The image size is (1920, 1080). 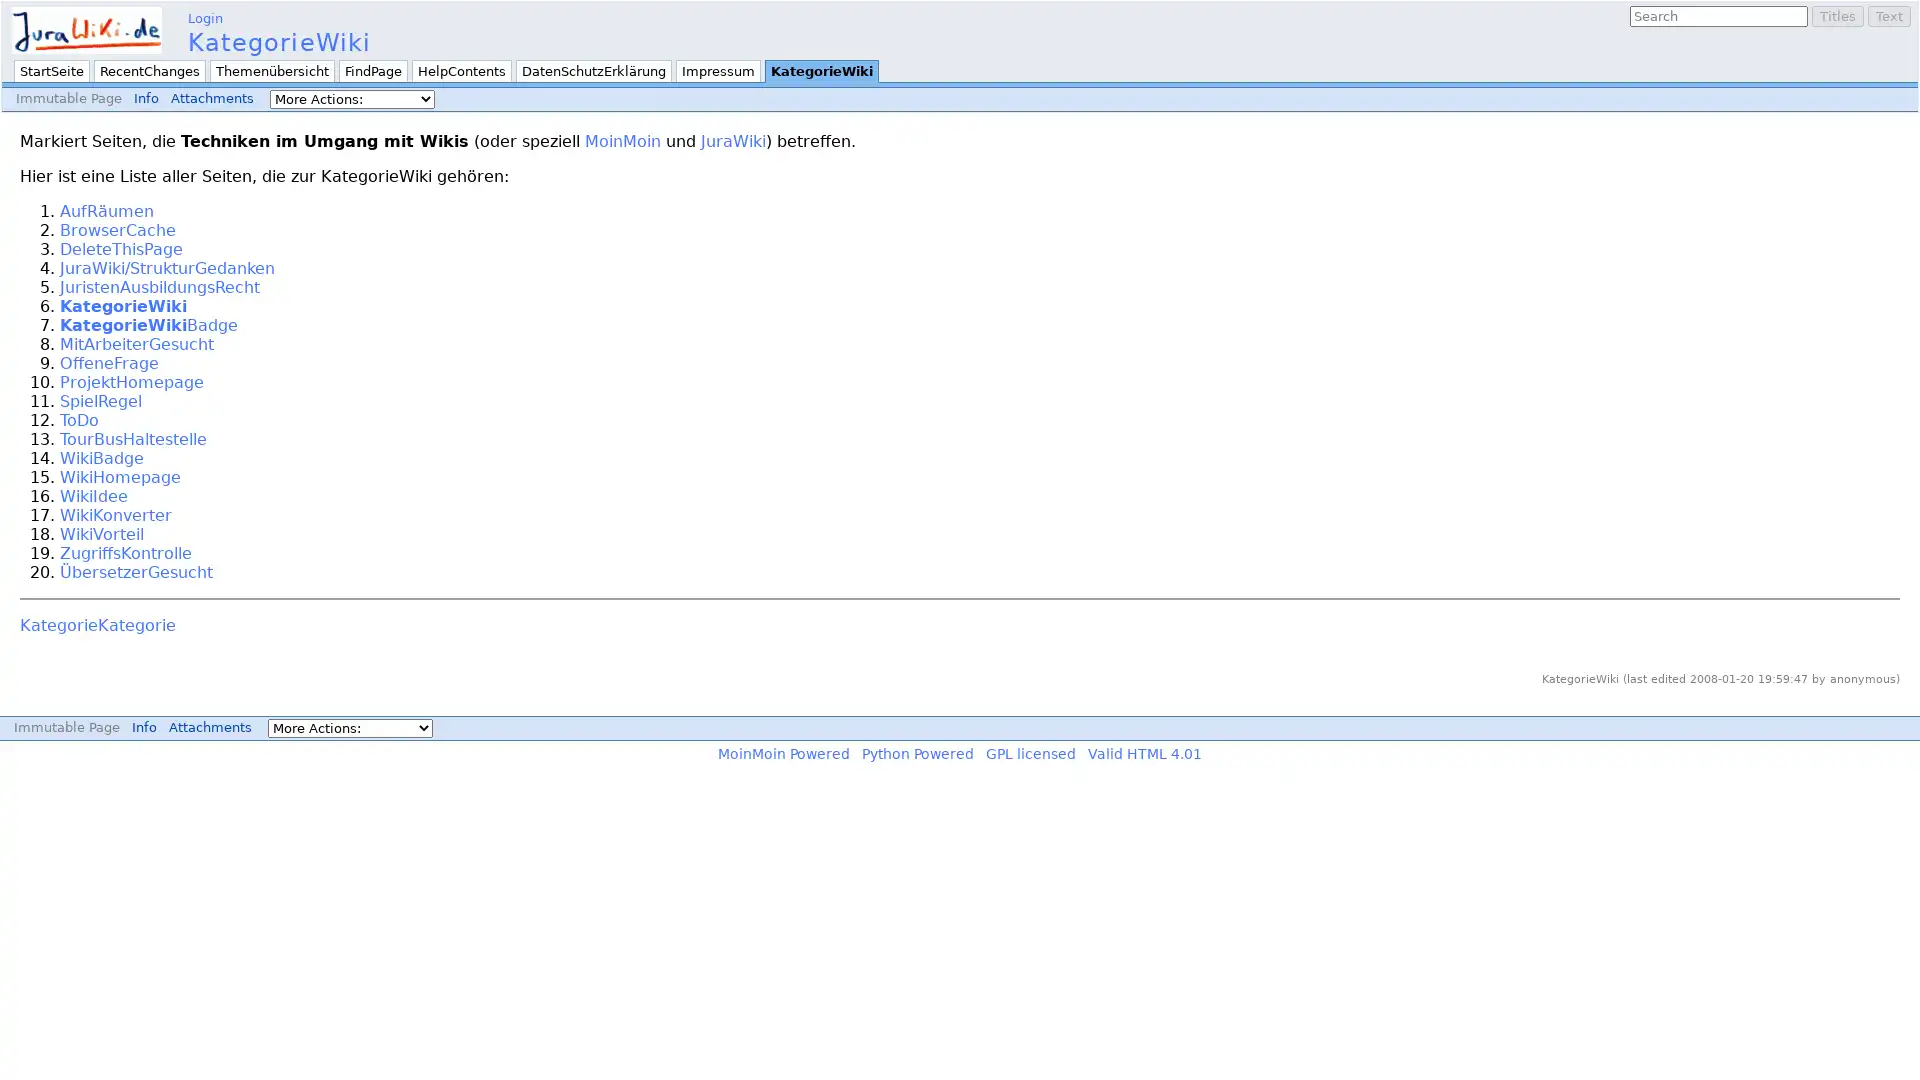 What do you see at coordinates (1888, 16) in the screenshot?
I see `Text` at bounding box center [1888, 16].